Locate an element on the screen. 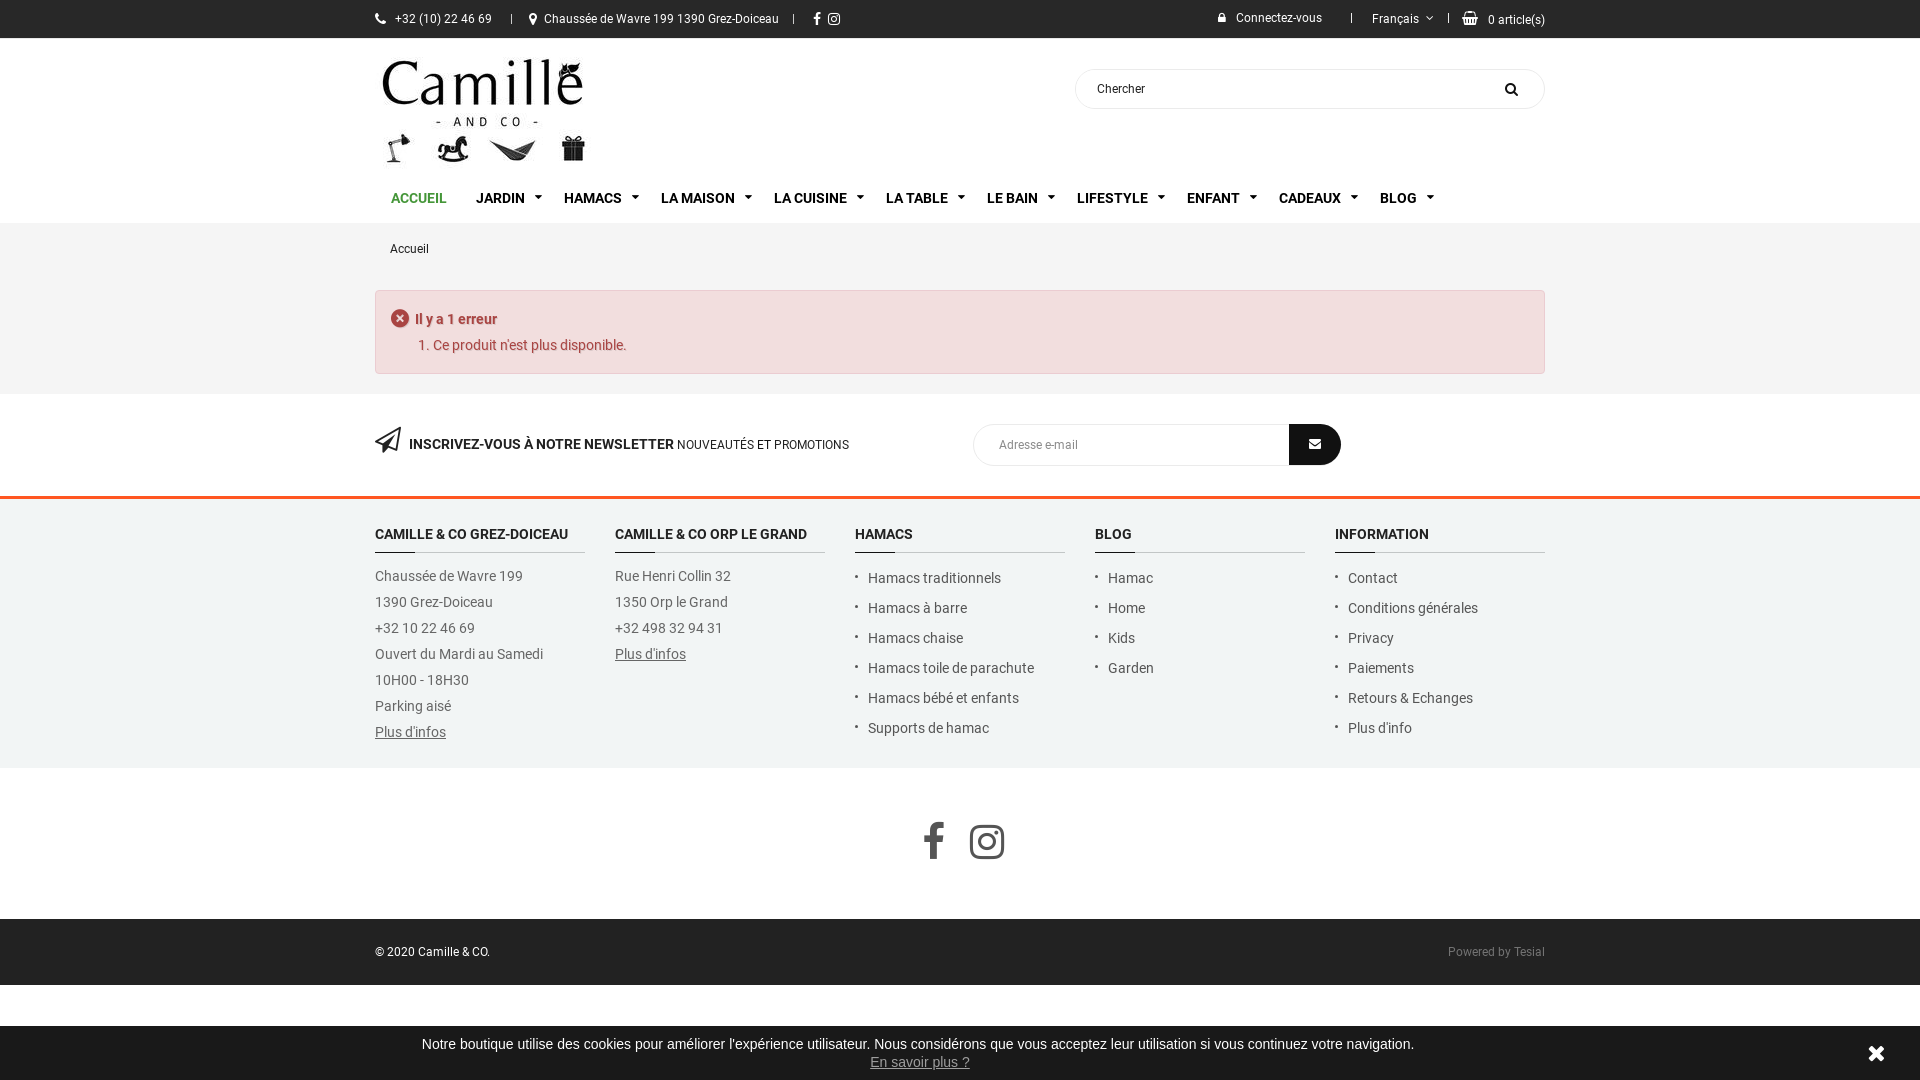  'Hamacs traditionnels' is located at coordinates (960, 578).